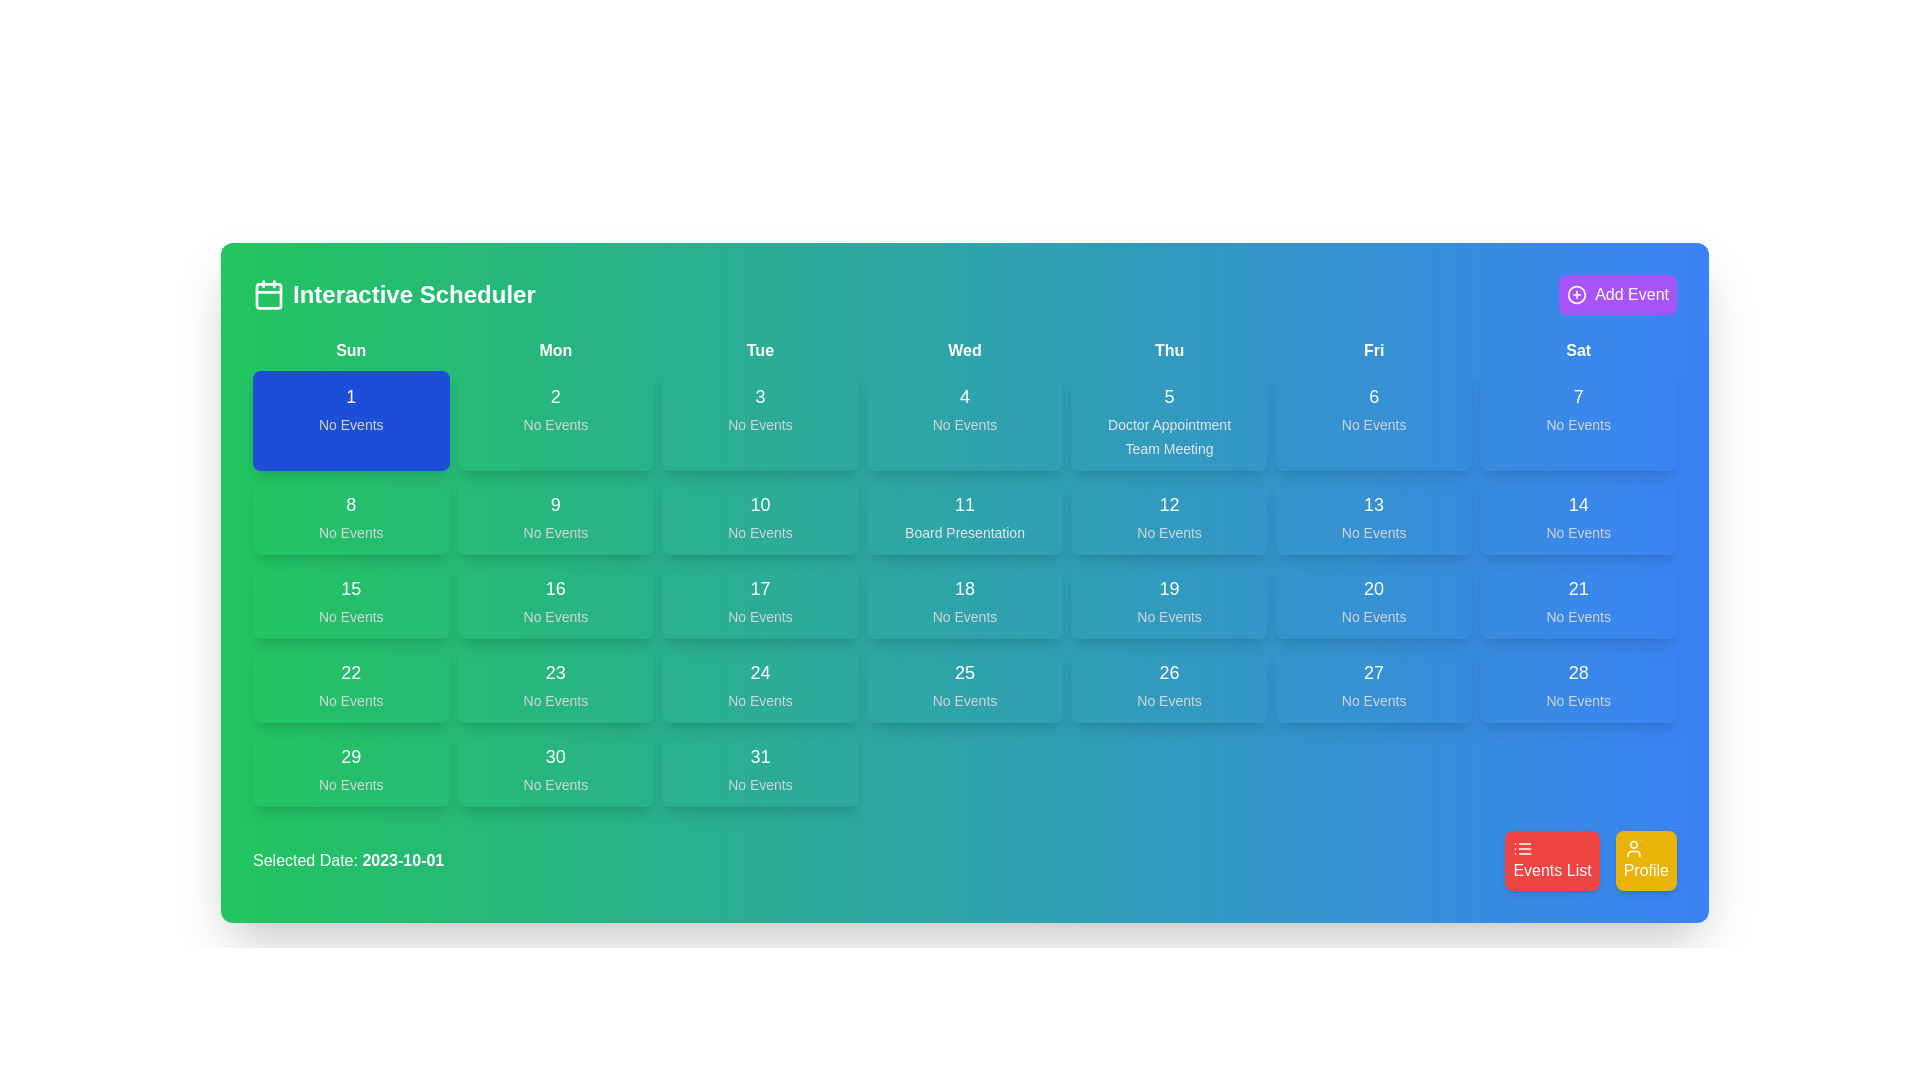 The image size is (1920, 1080). I want to click on the static text label displaying 'Sat', which is styled with centered bold text and positioned as the last label in a row of day abbreviations on the weekly calendar layout, so click(1577, 350).